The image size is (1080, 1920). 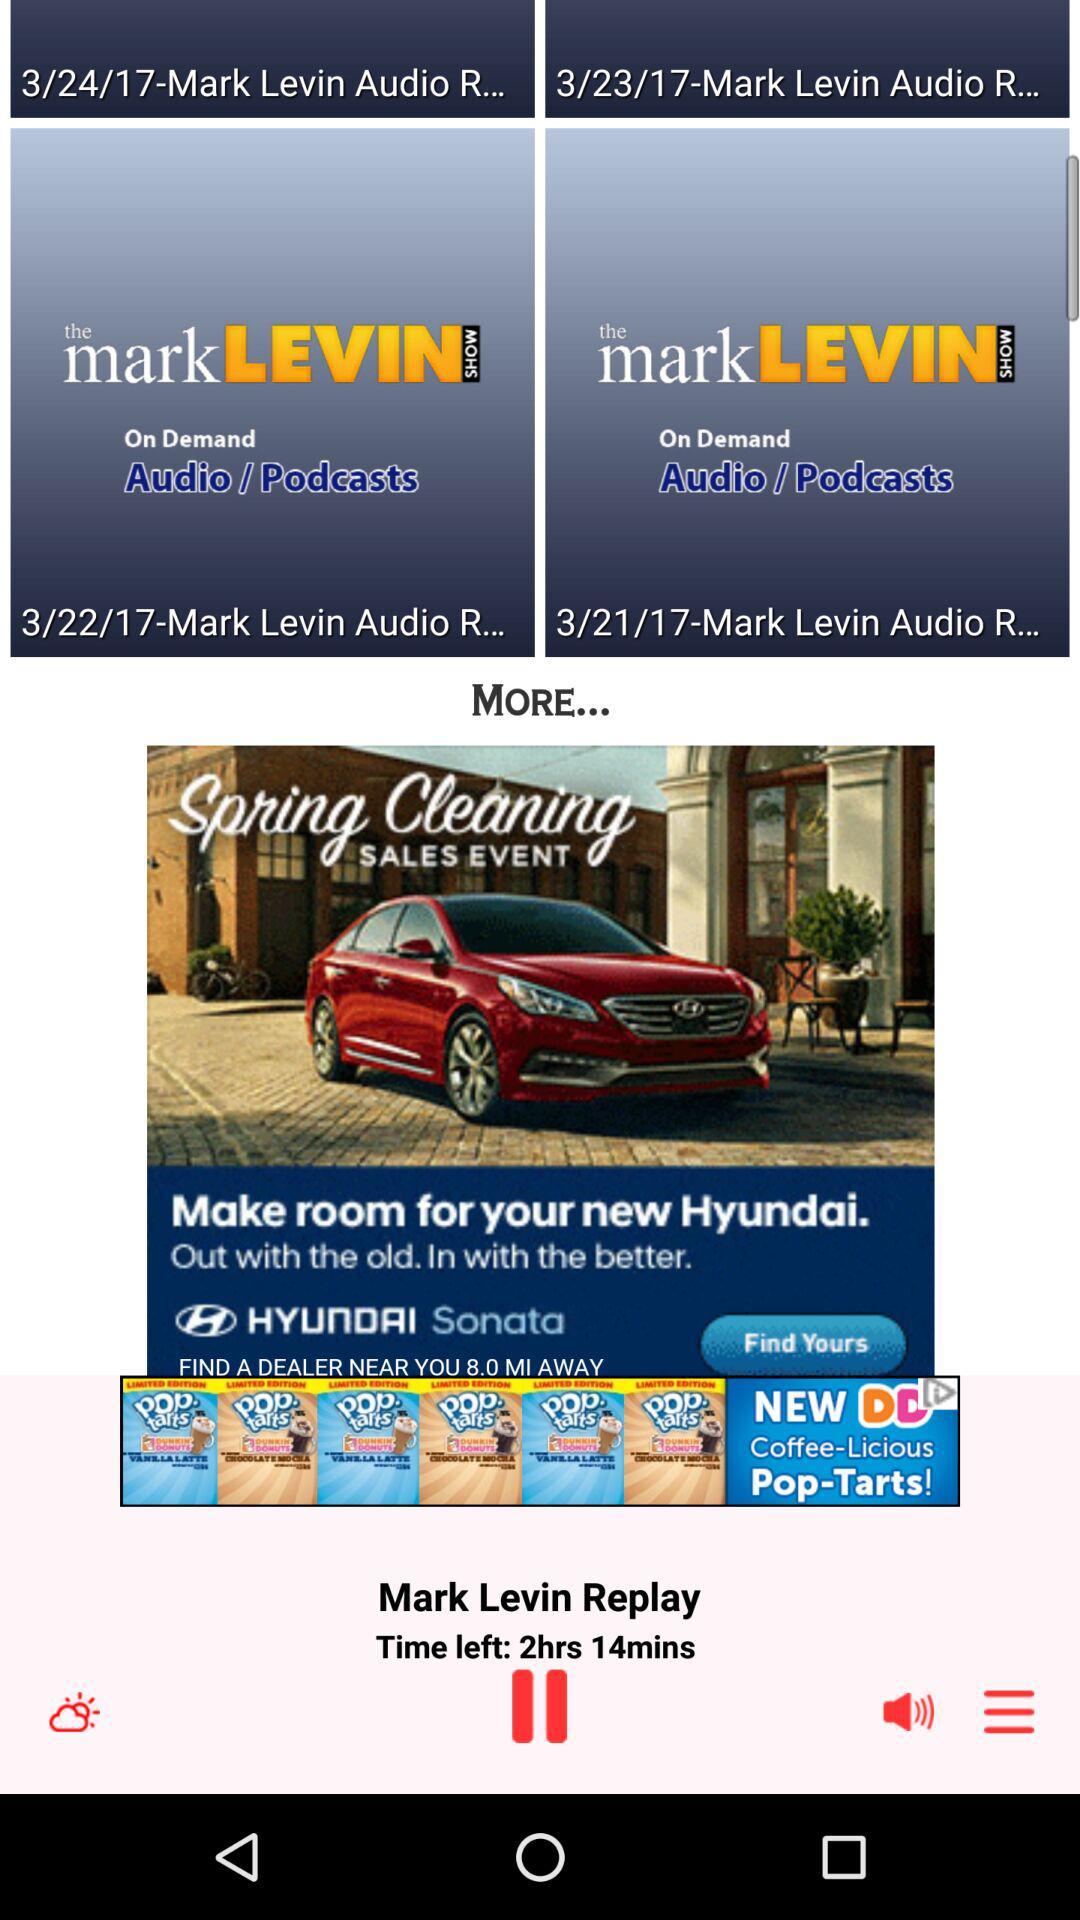 I want to click on advertisement banner, so click(x=540, y=1441).